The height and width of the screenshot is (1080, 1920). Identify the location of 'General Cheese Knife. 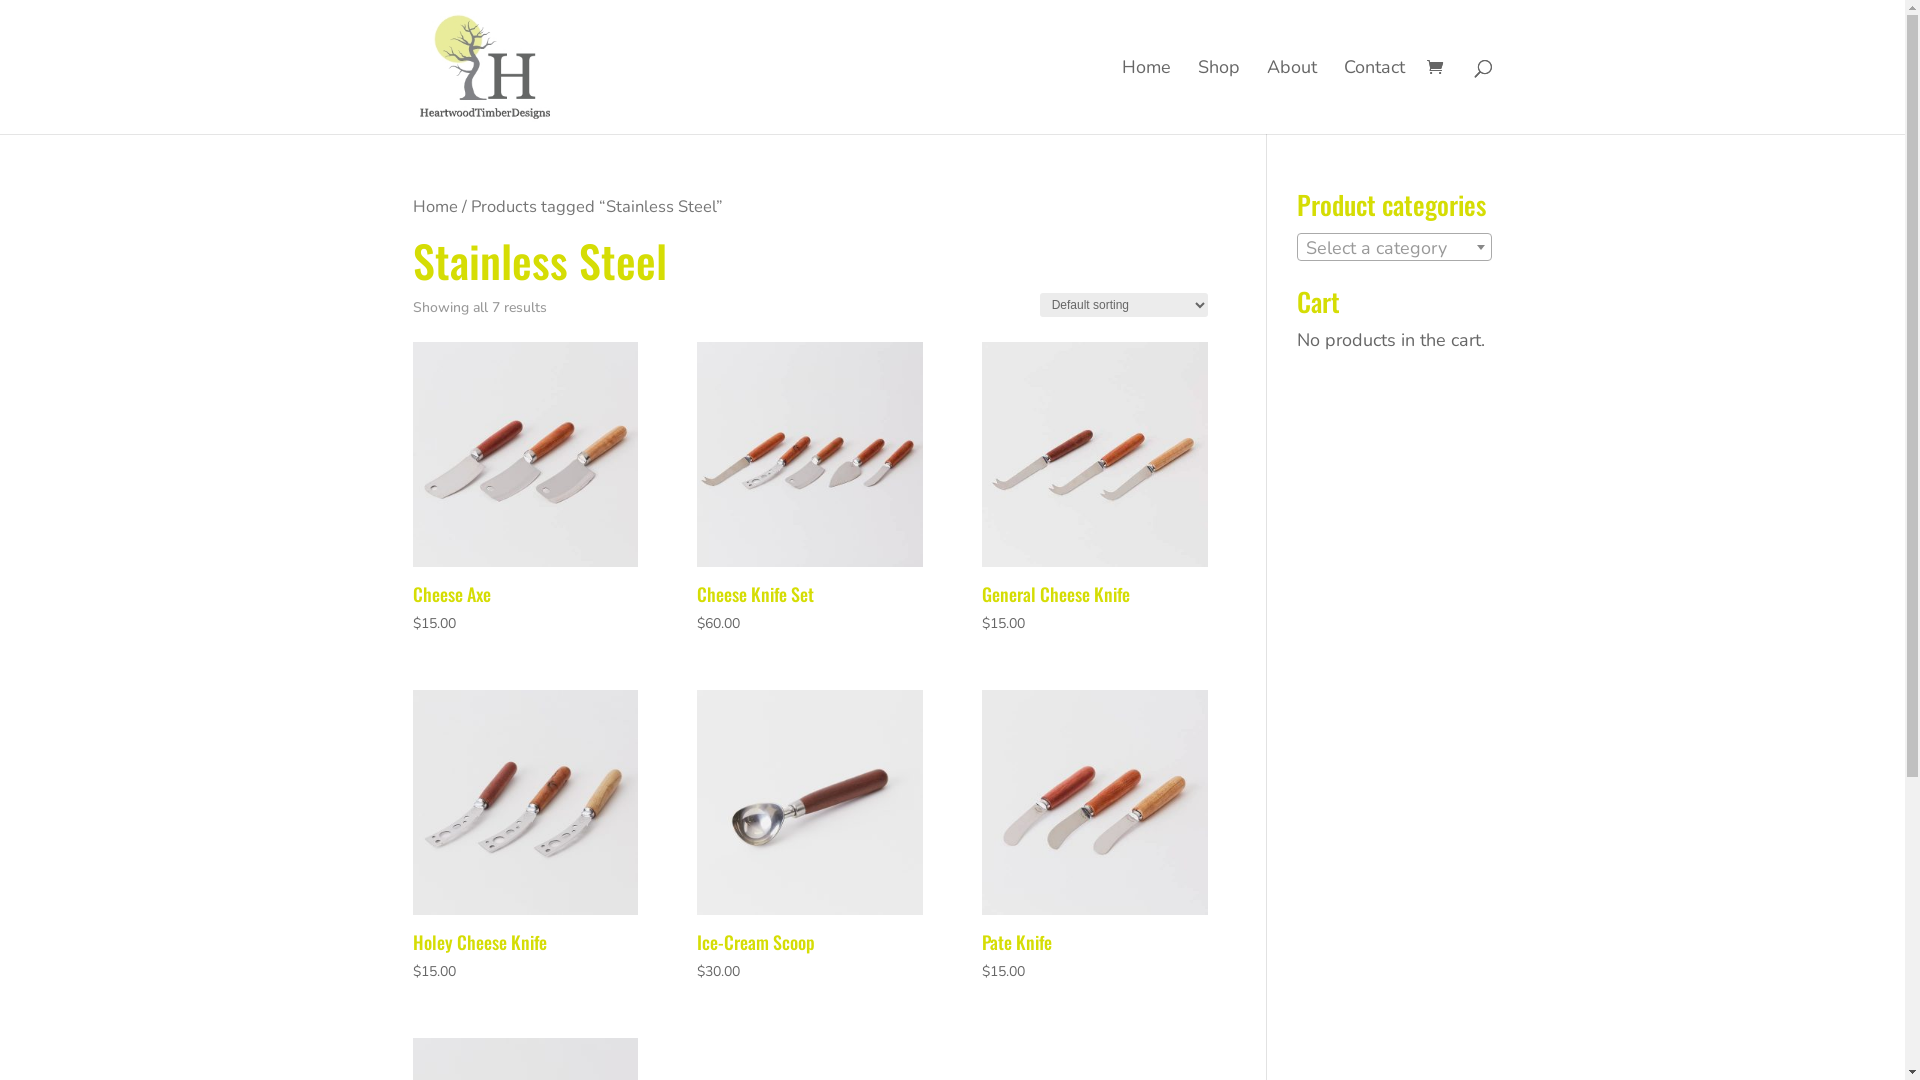
(982, 489).